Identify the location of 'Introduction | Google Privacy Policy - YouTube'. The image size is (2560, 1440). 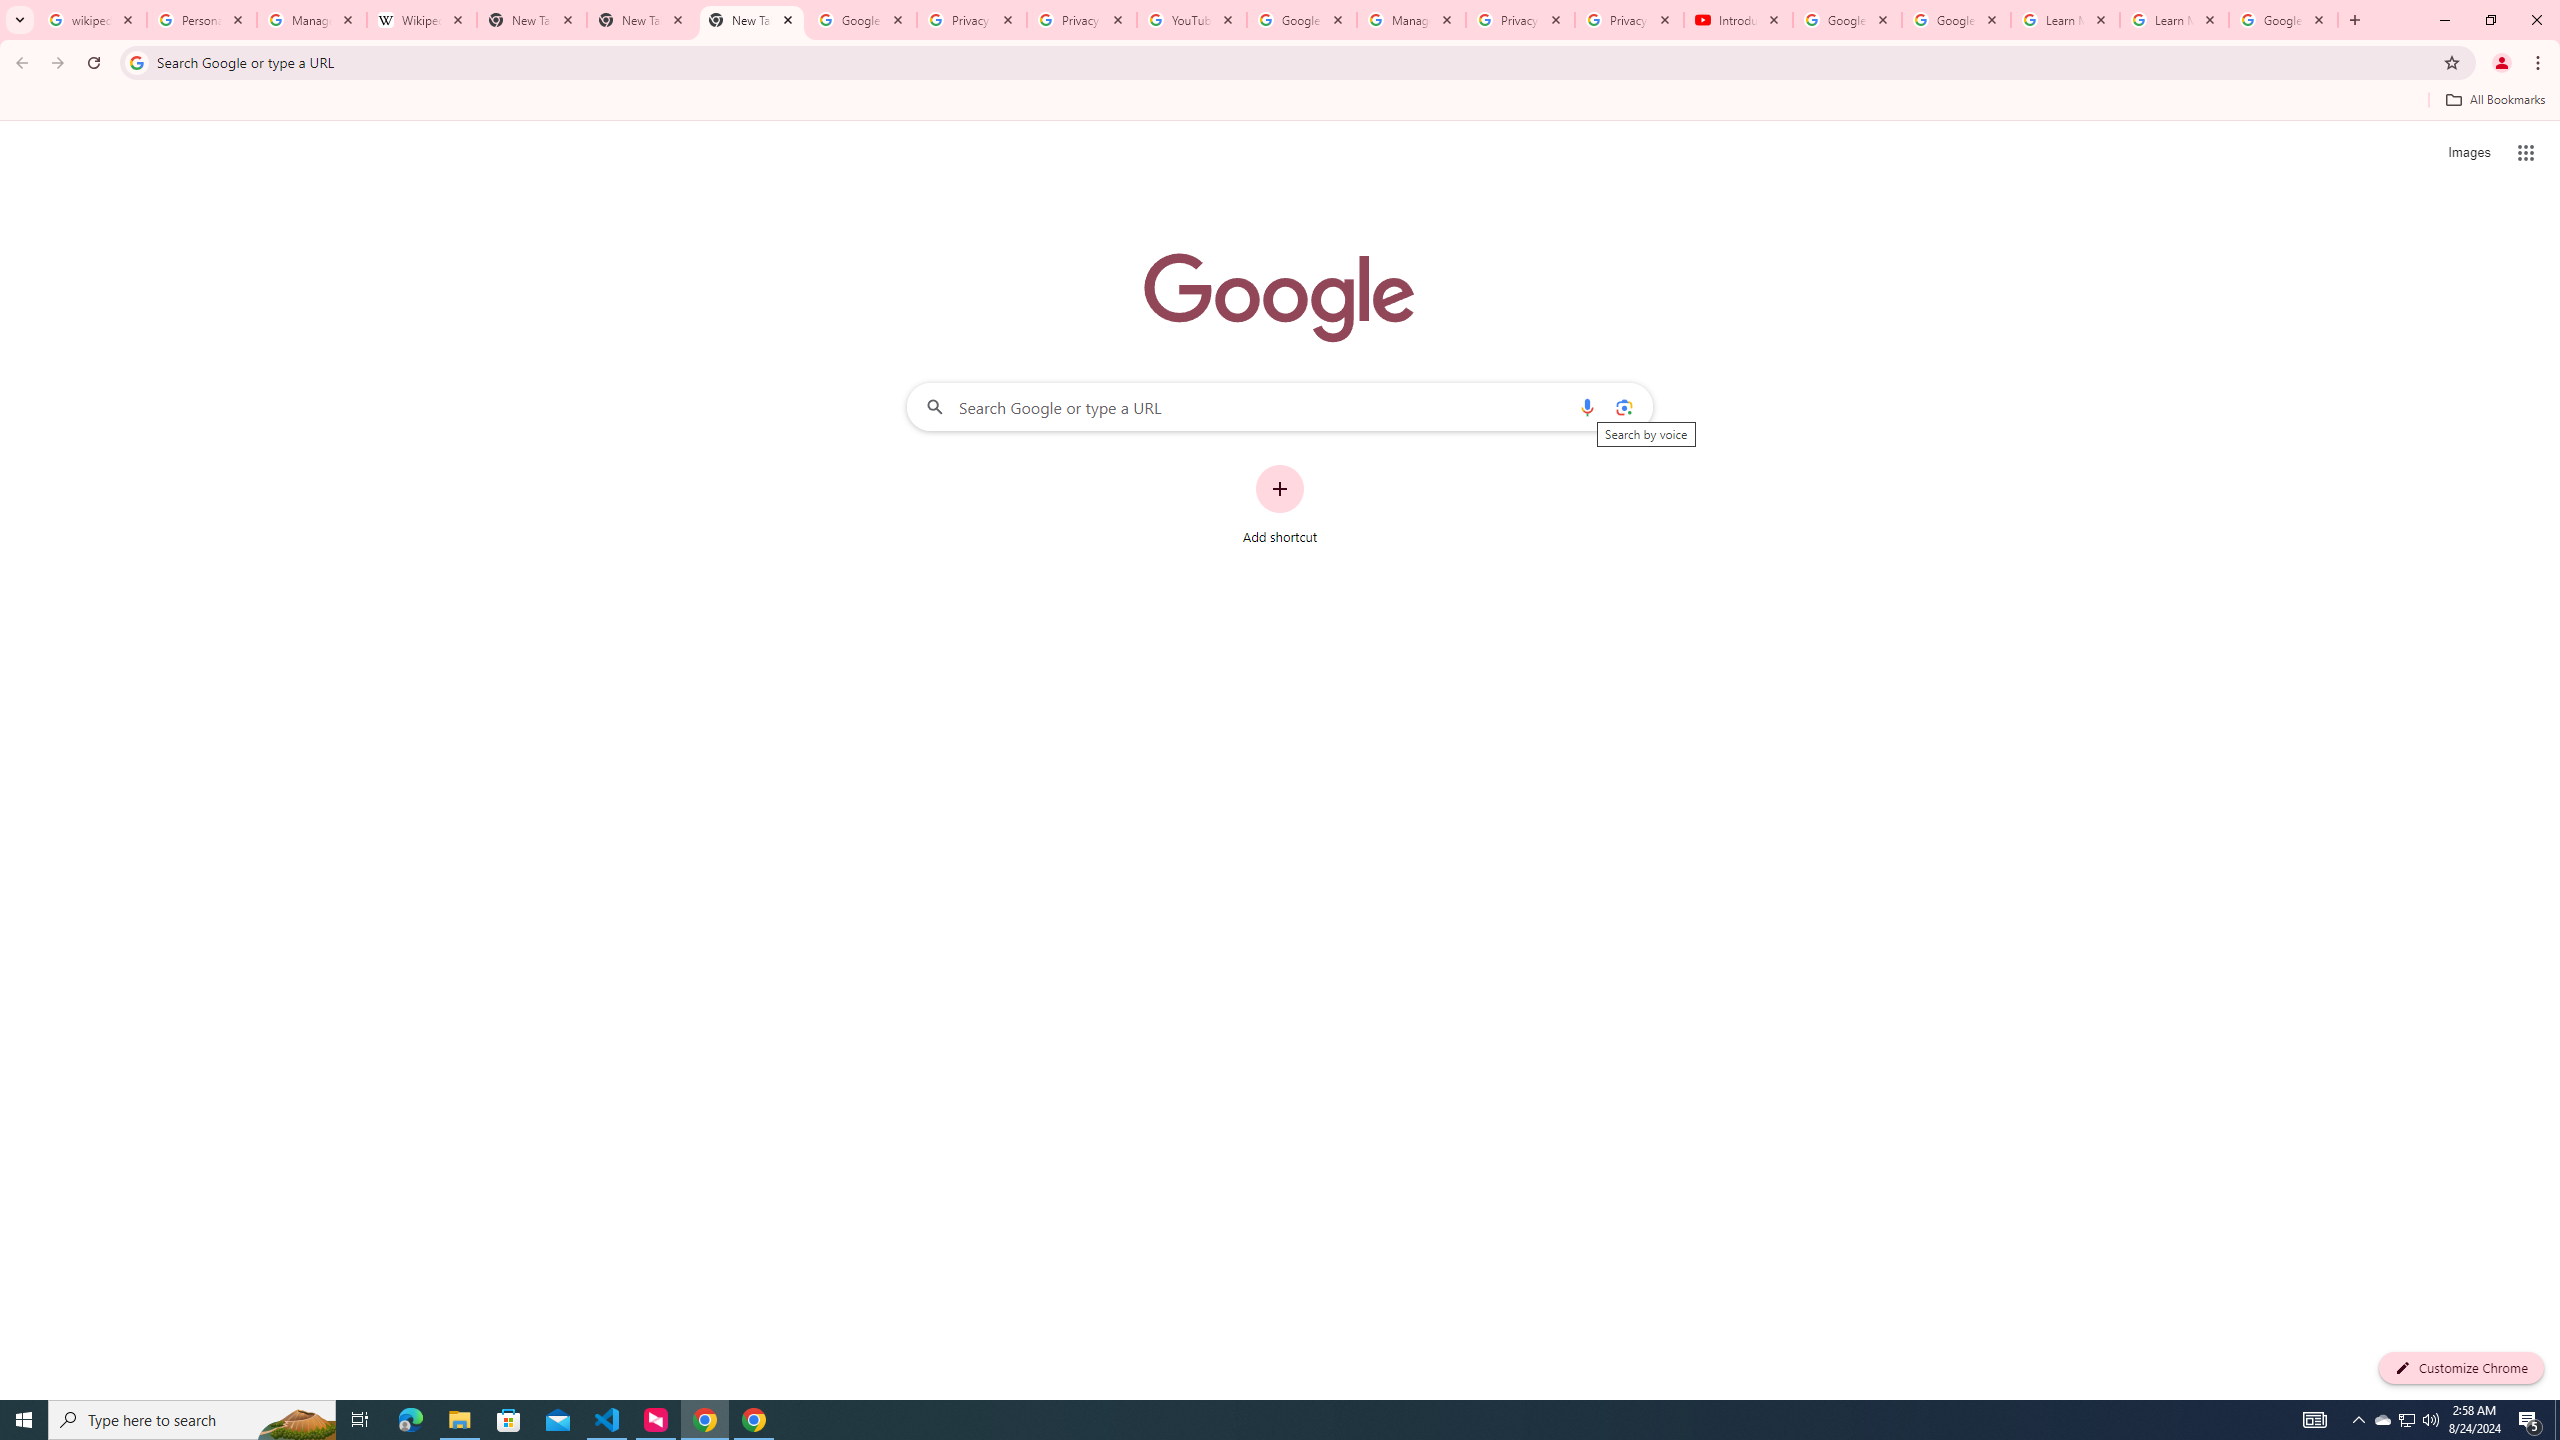
(1737, 19).